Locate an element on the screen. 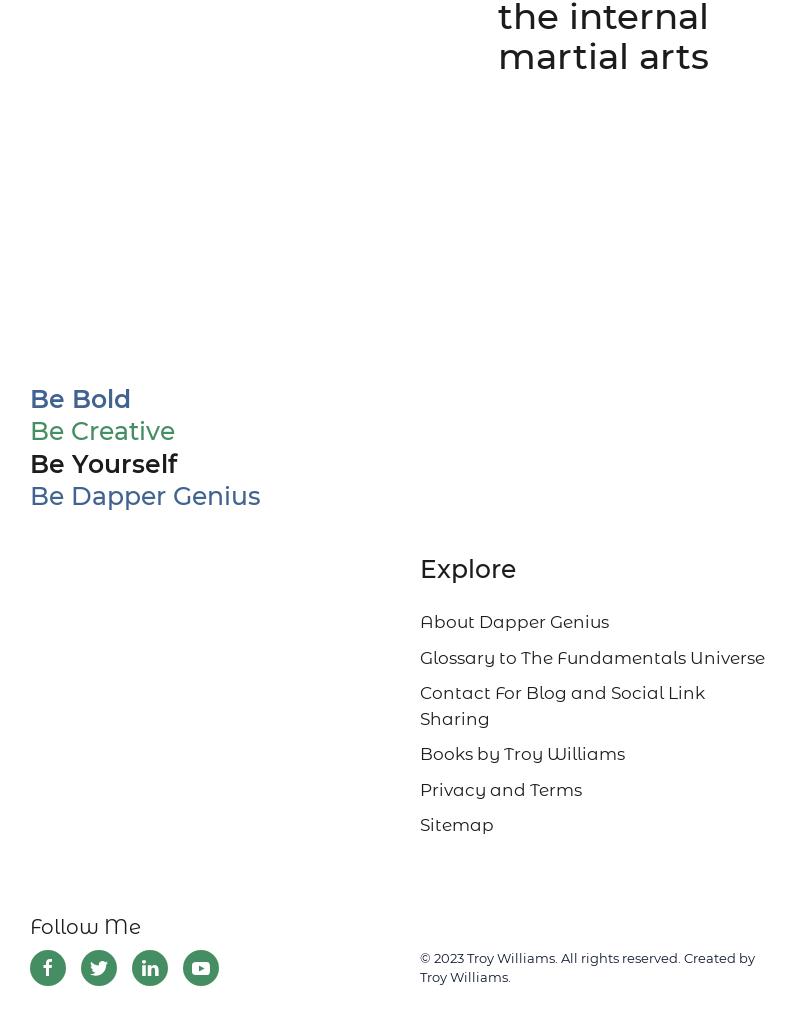 This screenshot has width=800, height=1019. 'About Dapper Genius' is located at coordinates (420, 621).